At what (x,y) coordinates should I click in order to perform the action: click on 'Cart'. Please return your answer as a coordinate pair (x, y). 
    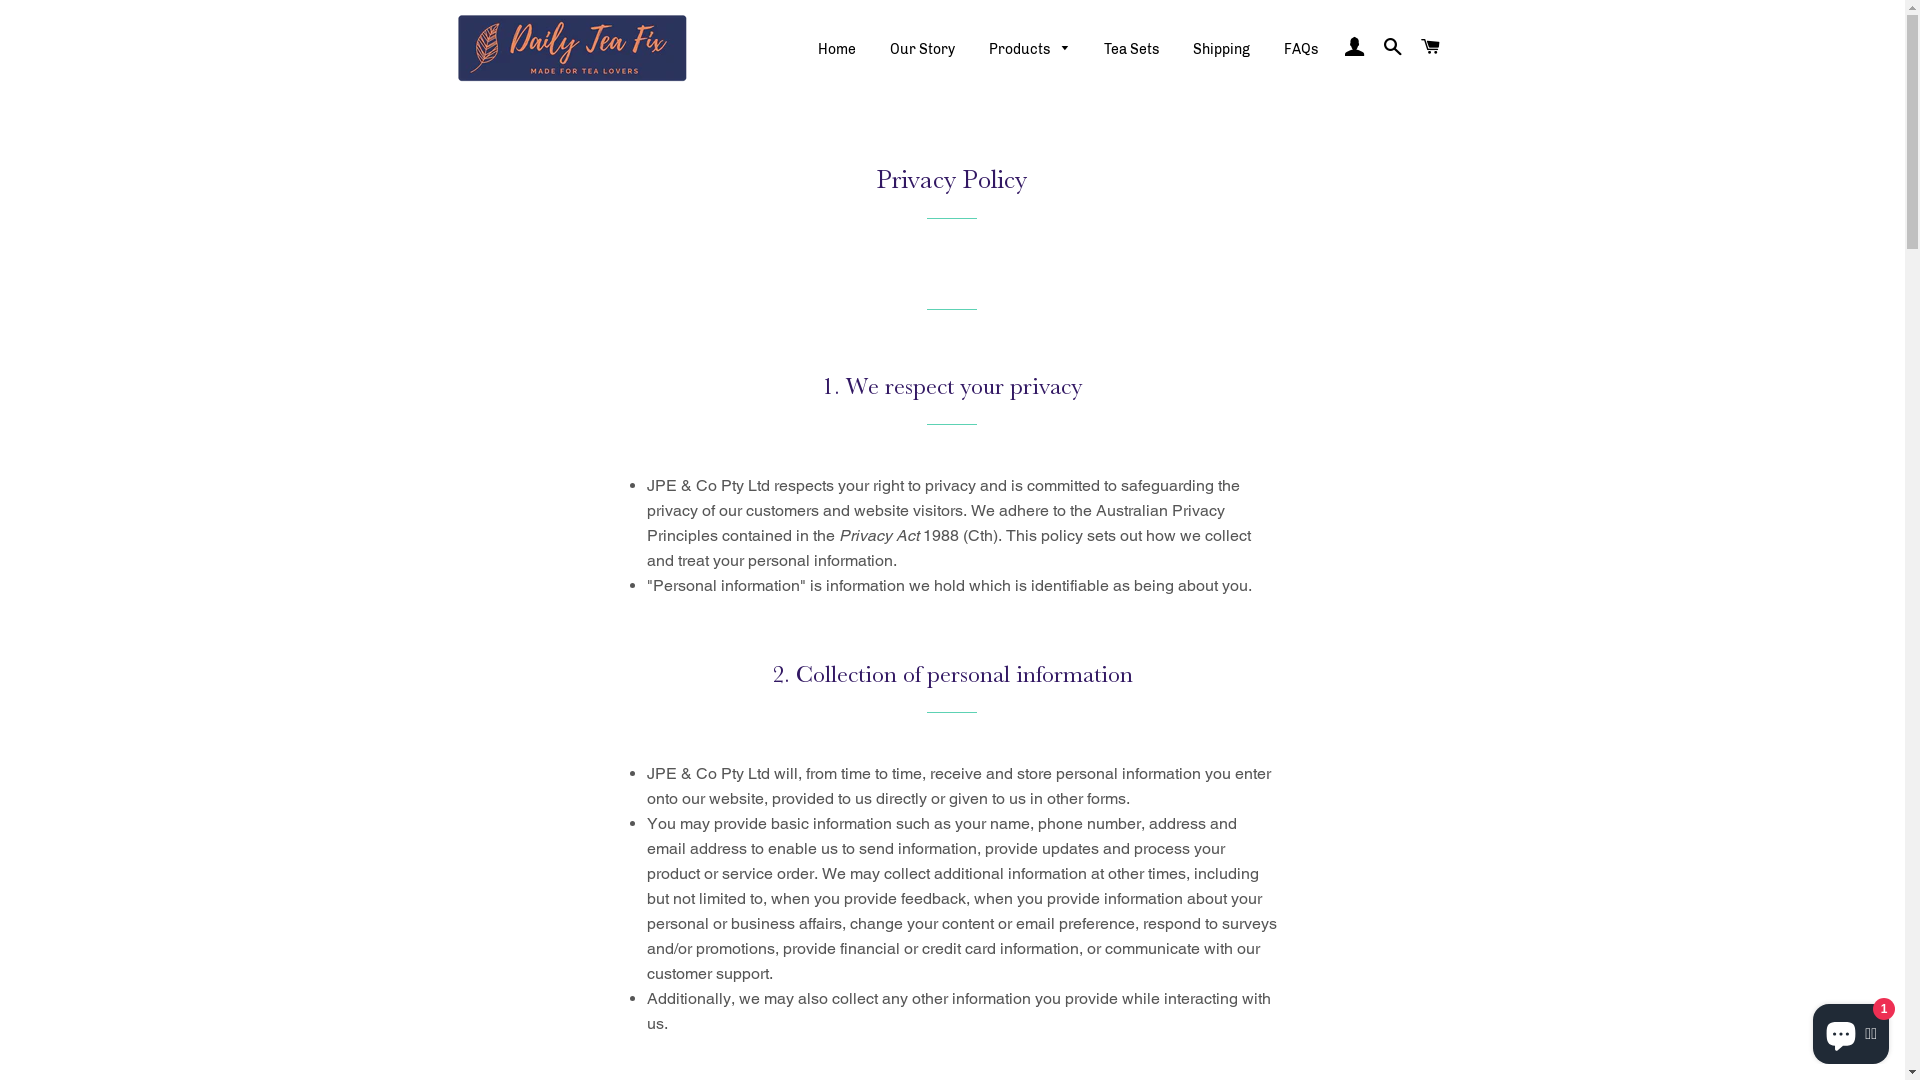
    Looking at the image, I should click on (1429, 46).